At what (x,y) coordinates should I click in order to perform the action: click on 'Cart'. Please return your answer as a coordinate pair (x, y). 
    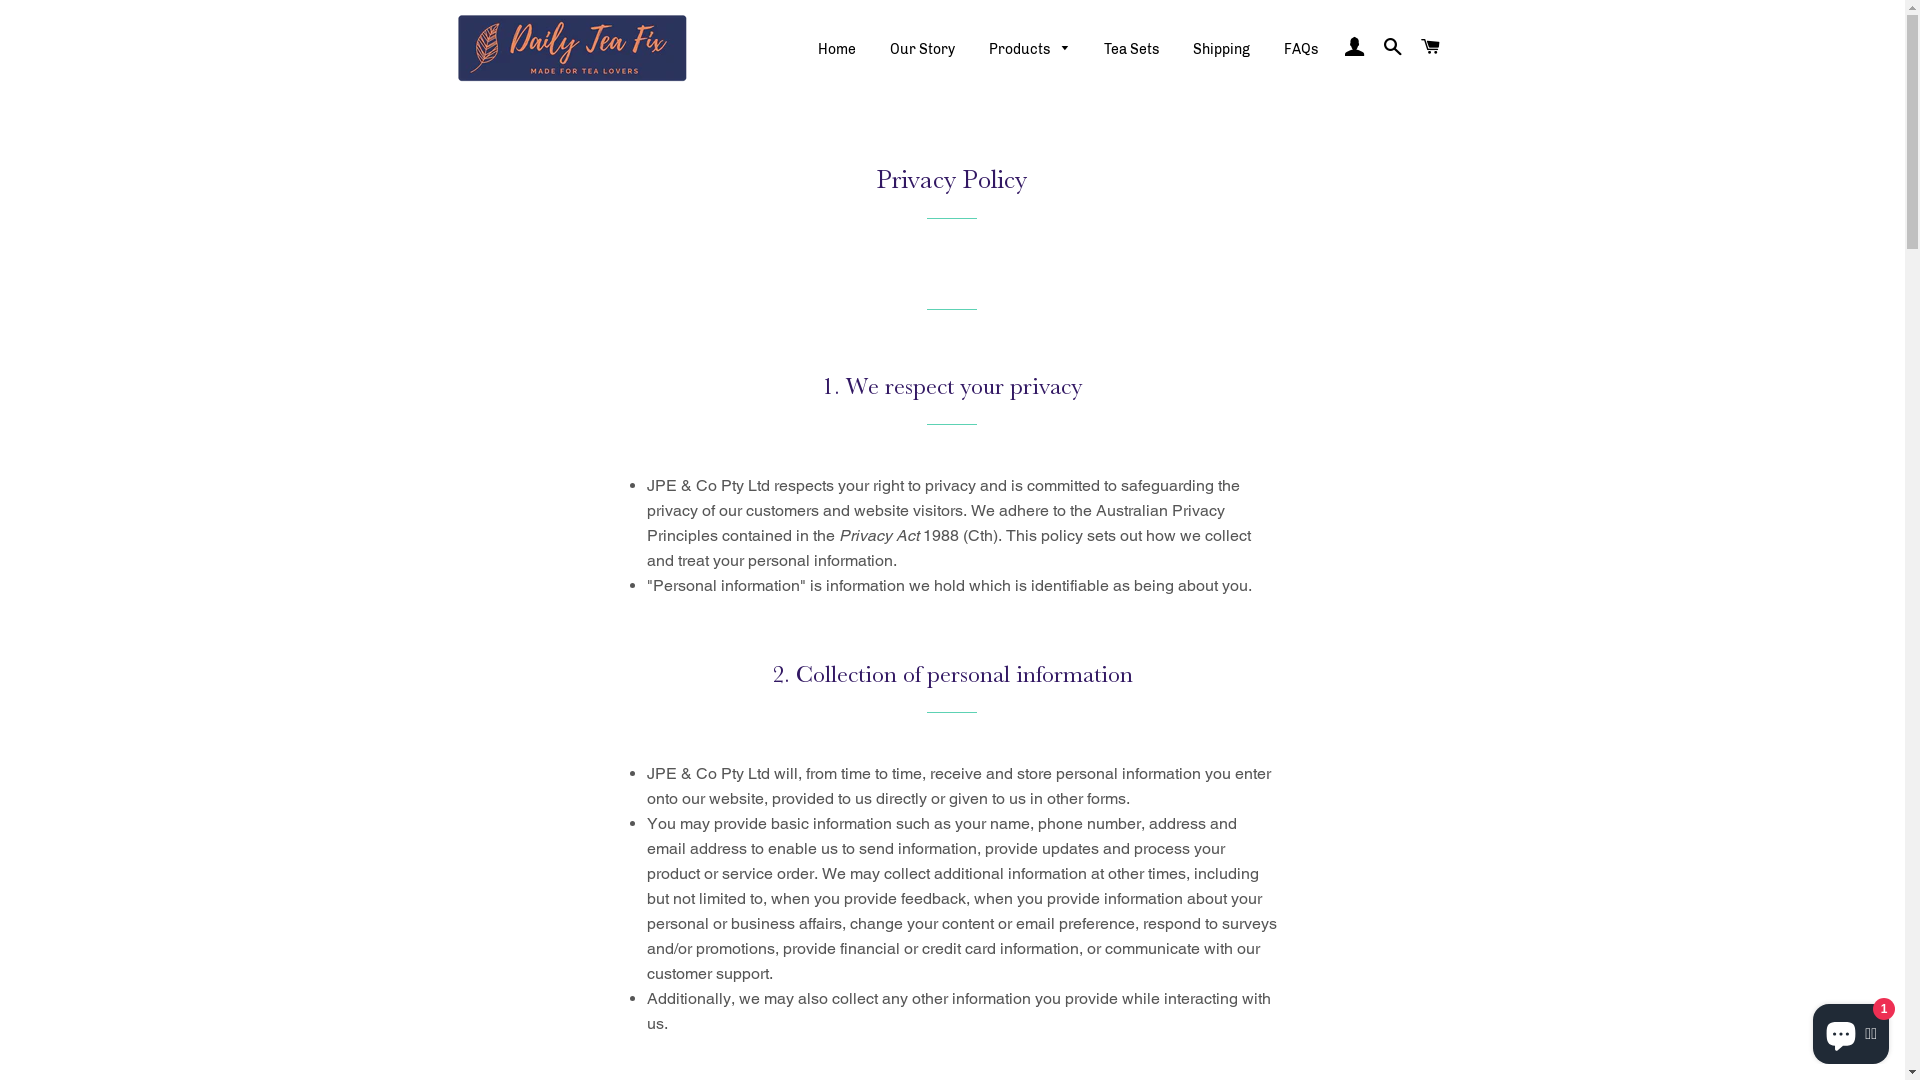
    Looking at the image, I should click on (1429, 46).